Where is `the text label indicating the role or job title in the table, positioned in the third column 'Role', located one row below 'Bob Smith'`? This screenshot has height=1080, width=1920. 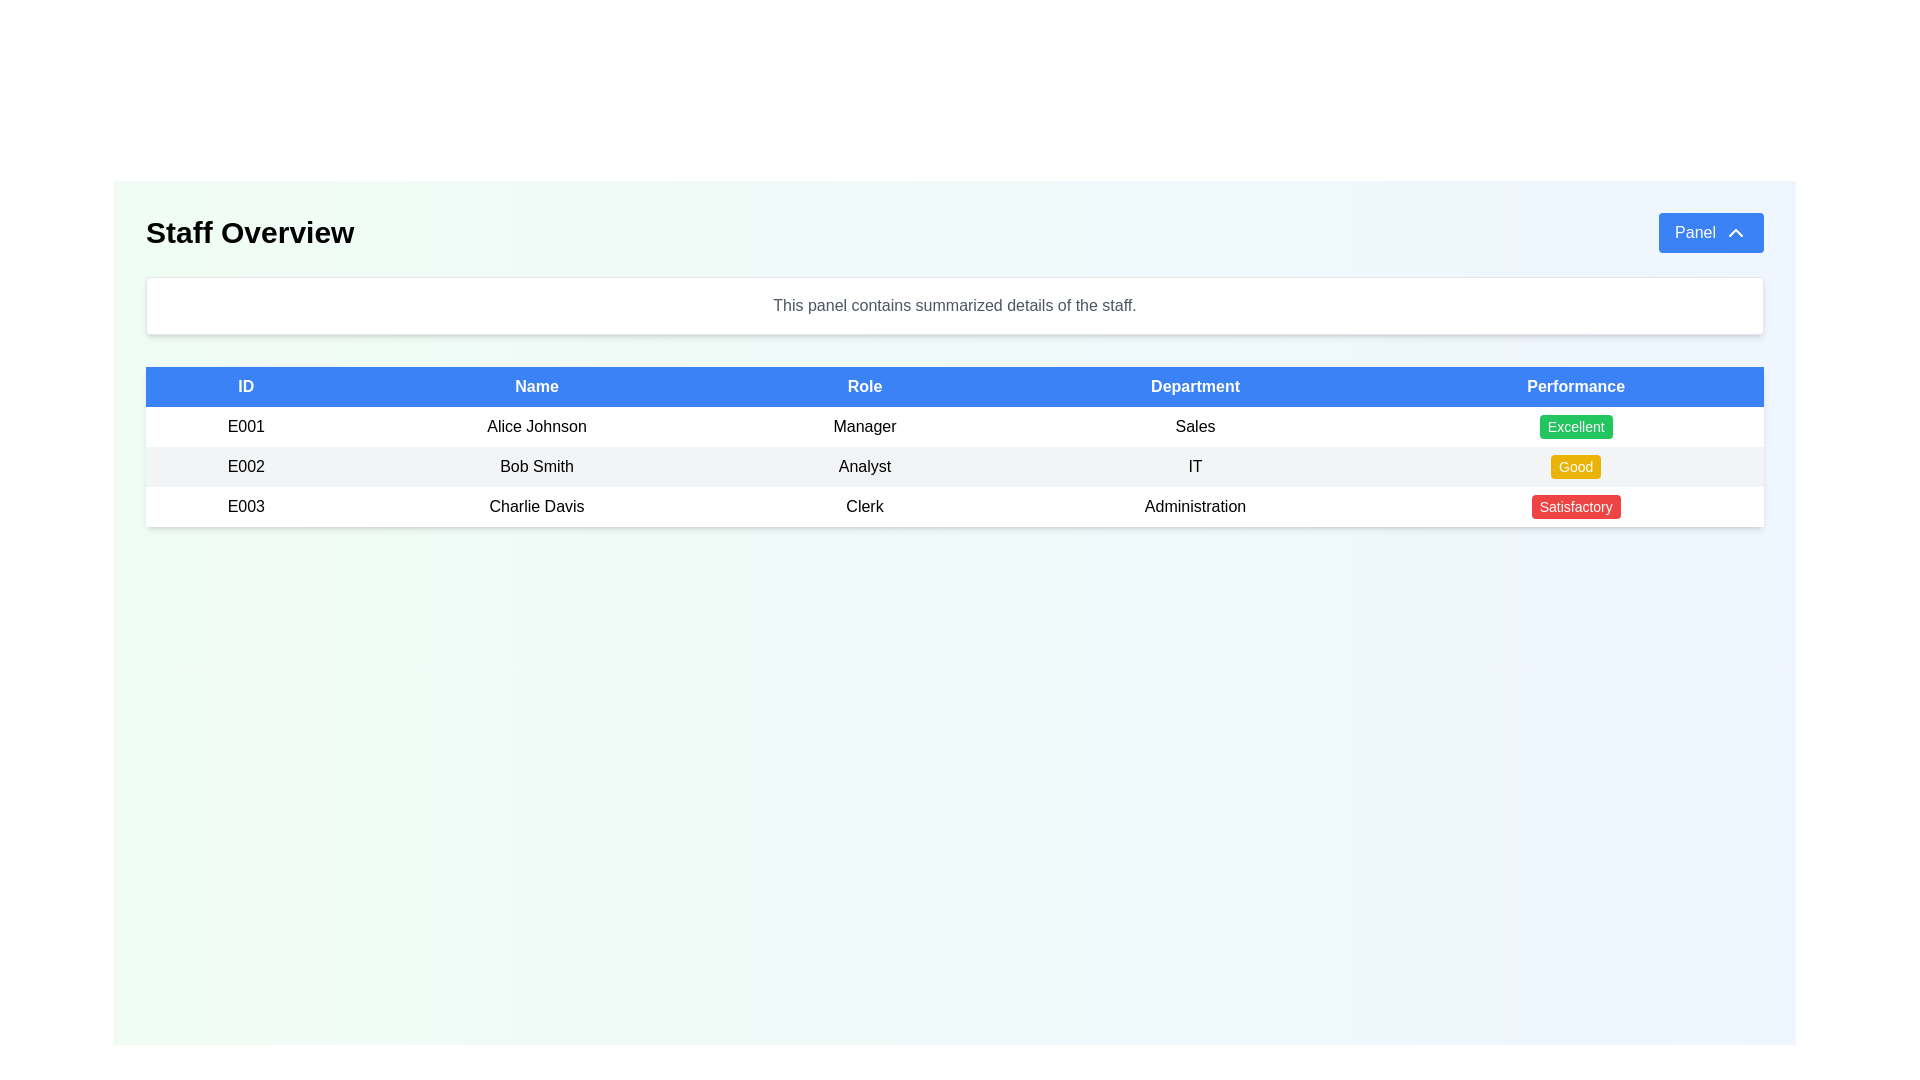 the text label indicating the role or job title in the table, positioned in the third column 'Role', located one row below 'Bob Smith' is located at coordinates (864, 505).